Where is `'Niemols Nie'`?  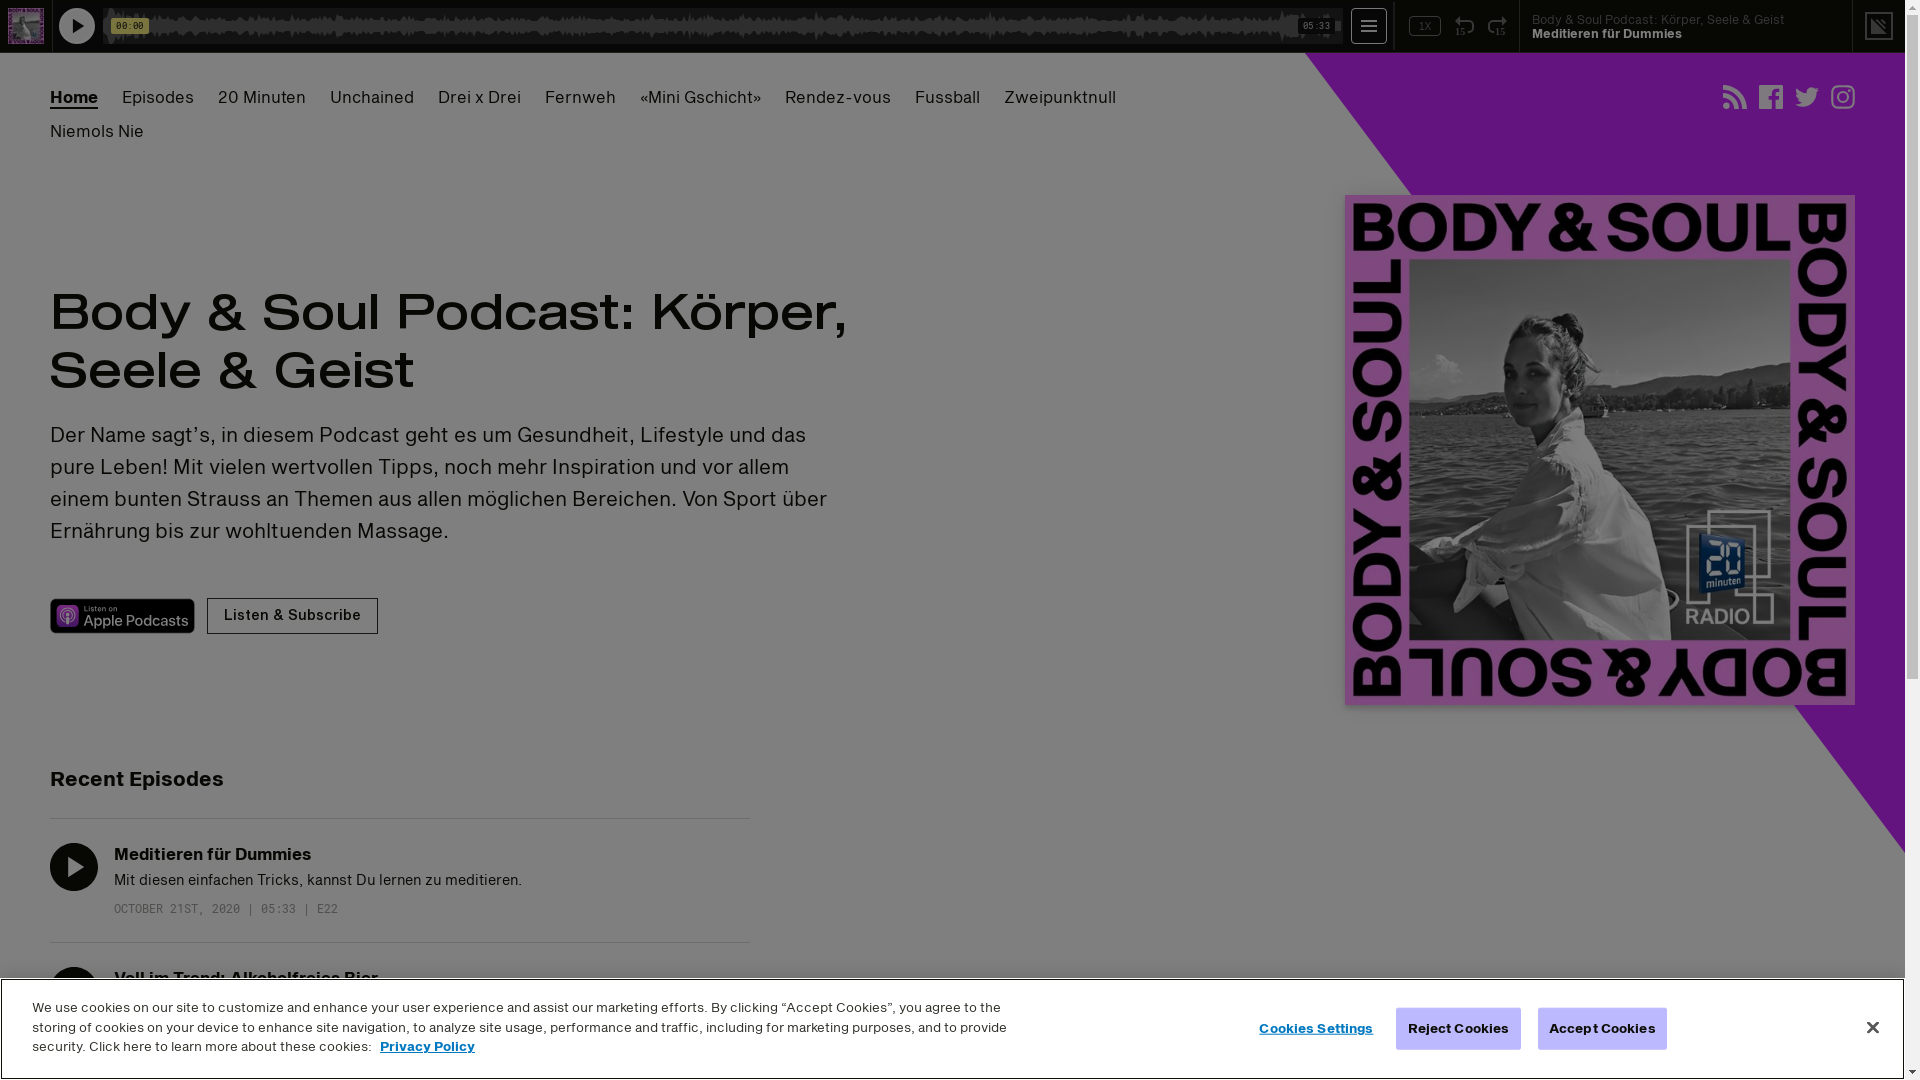
'Niemols Nie' is located at coordinates (95, 131).